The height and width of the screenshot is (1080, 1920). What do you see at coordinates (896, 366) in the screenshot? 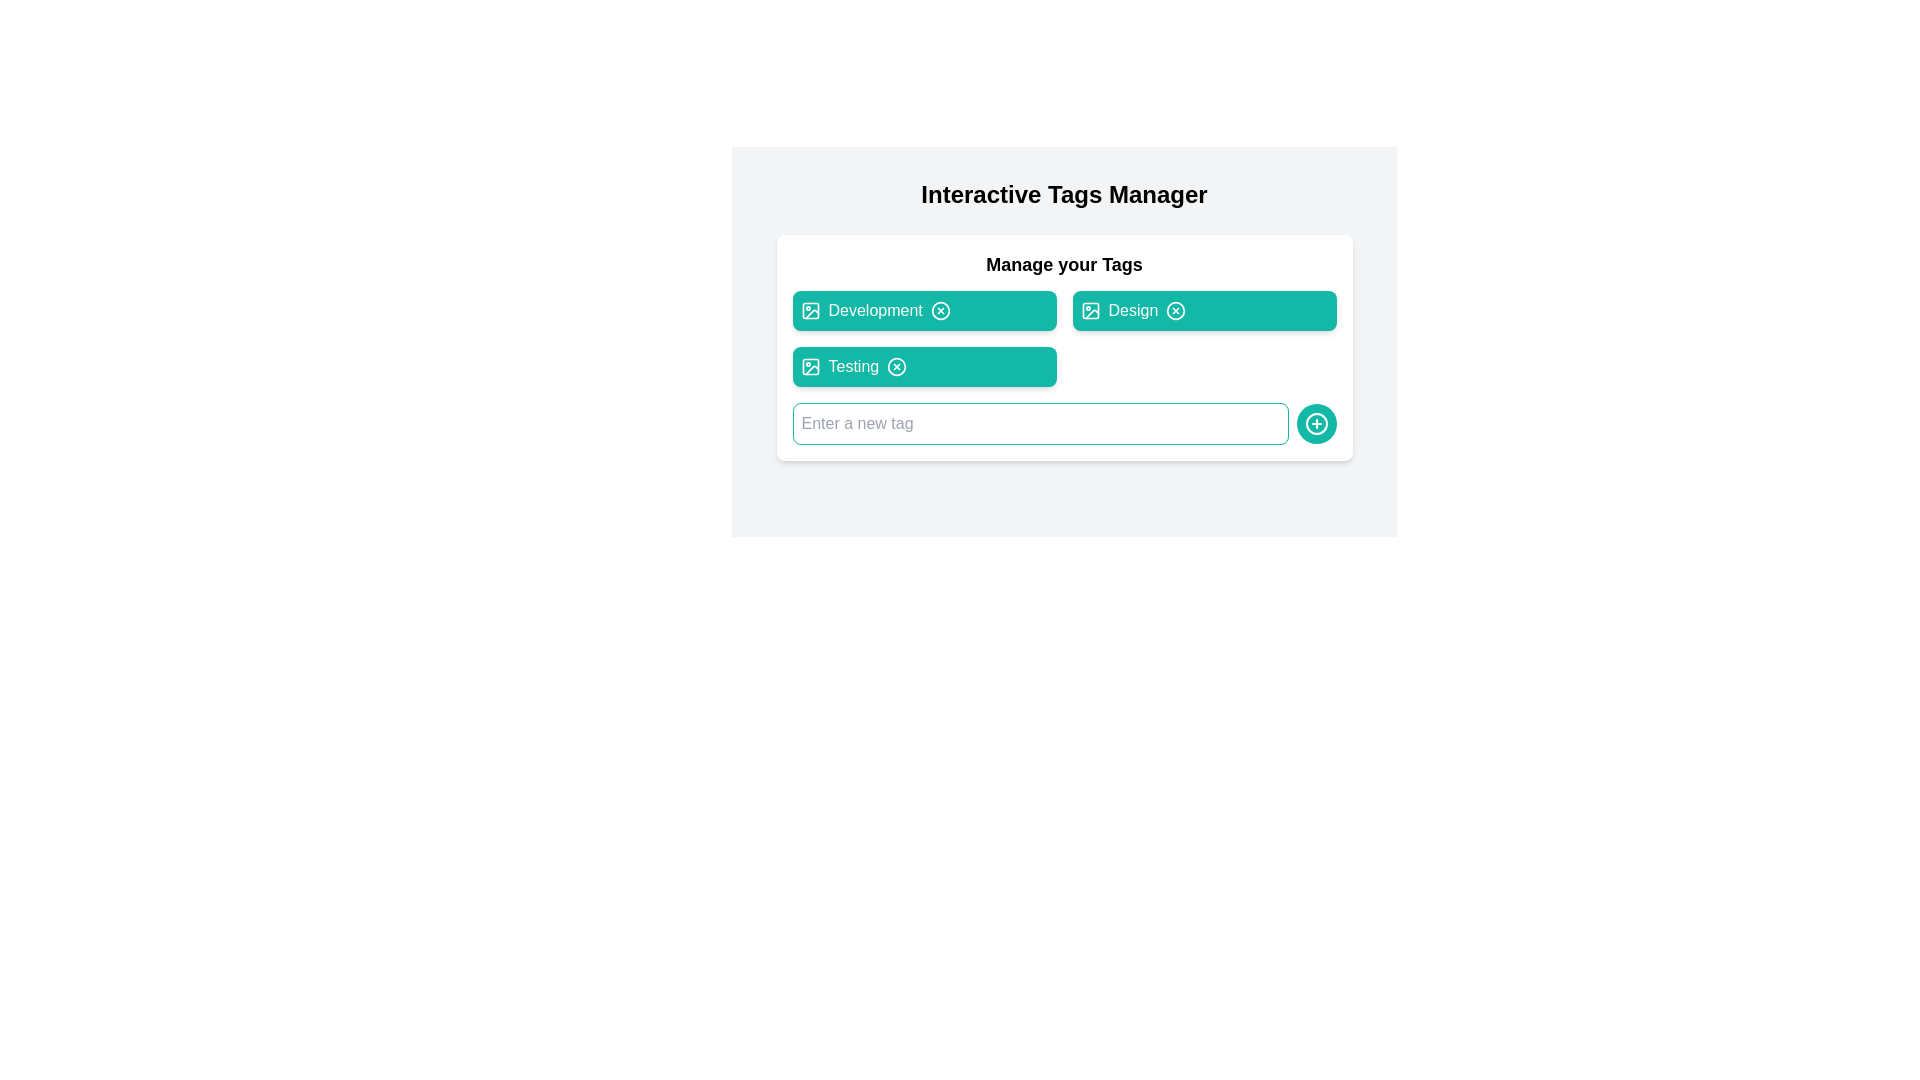
I see `the circular icon button with a cross ('X') symbol in the center` at bounding box center [896, 366].